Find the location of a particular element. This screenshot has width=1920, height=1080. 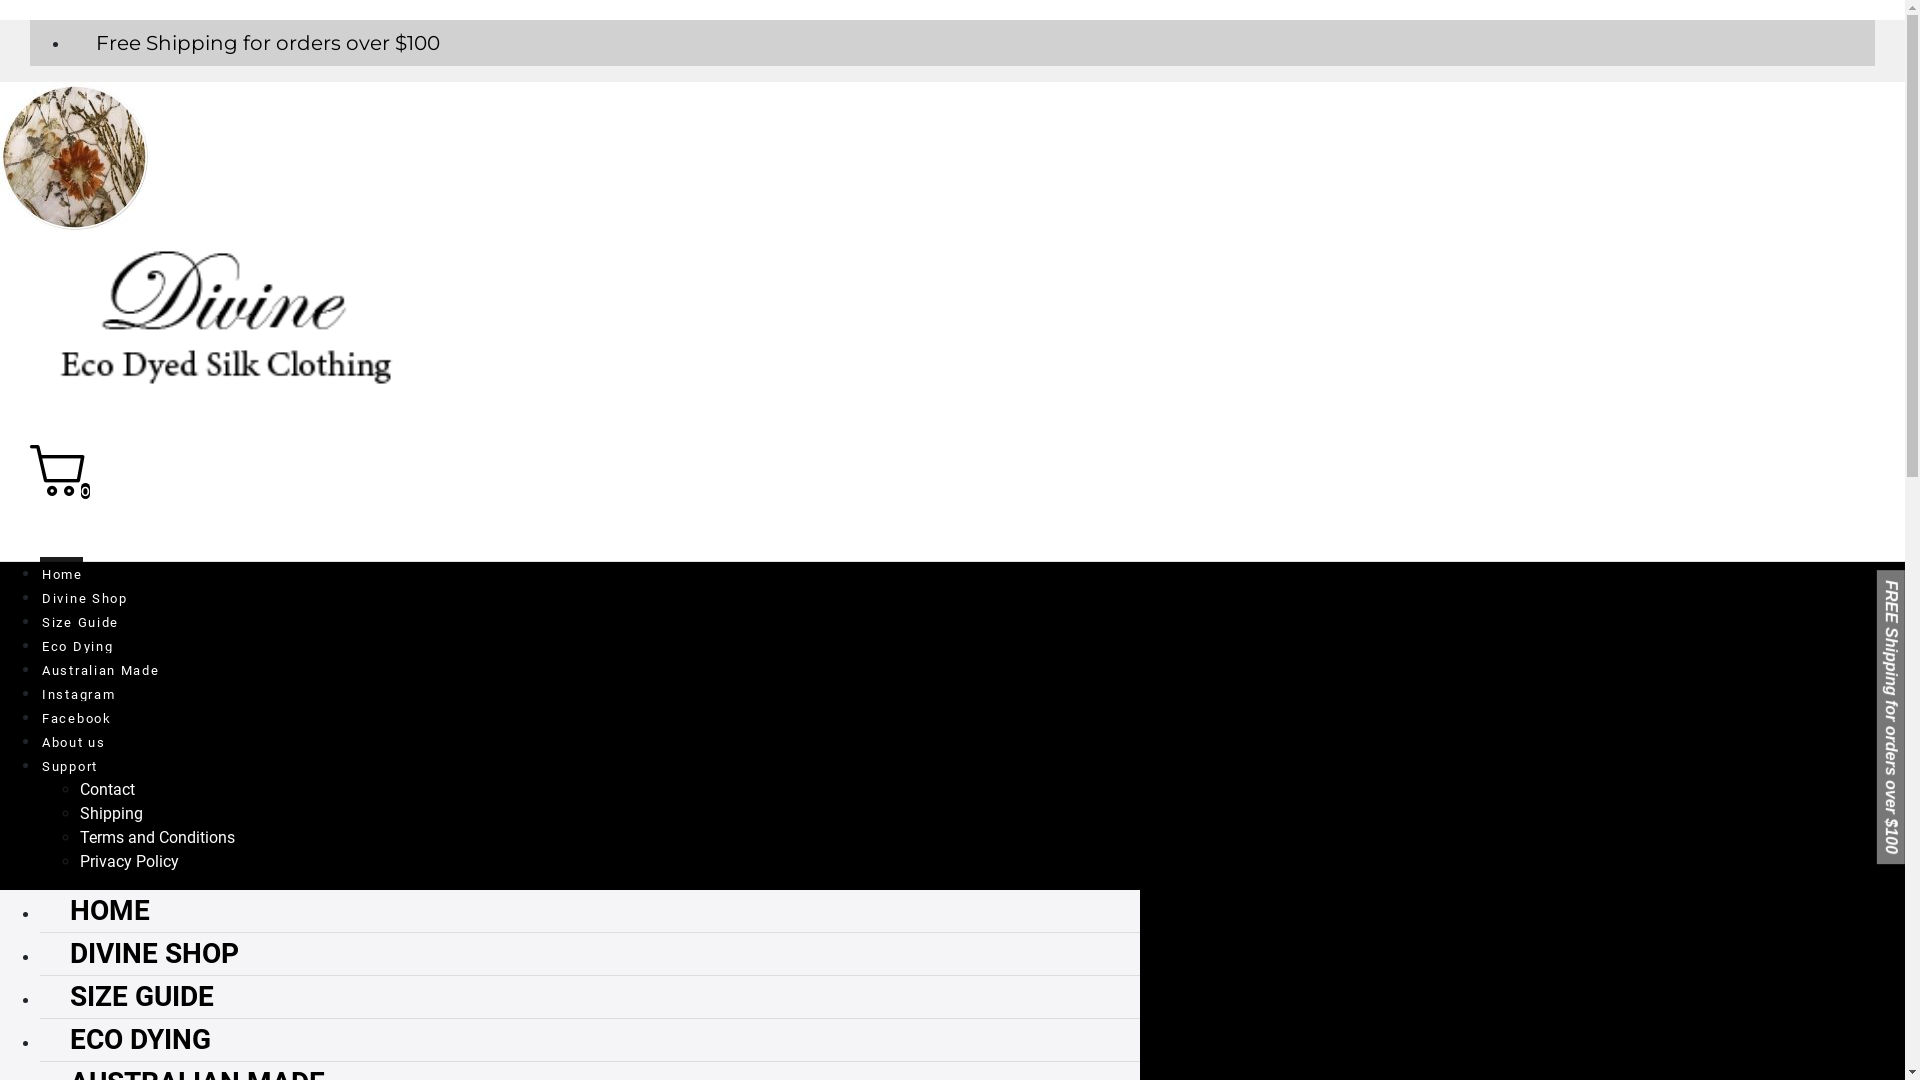

'Shipping' is located at coordinates (110, 813).